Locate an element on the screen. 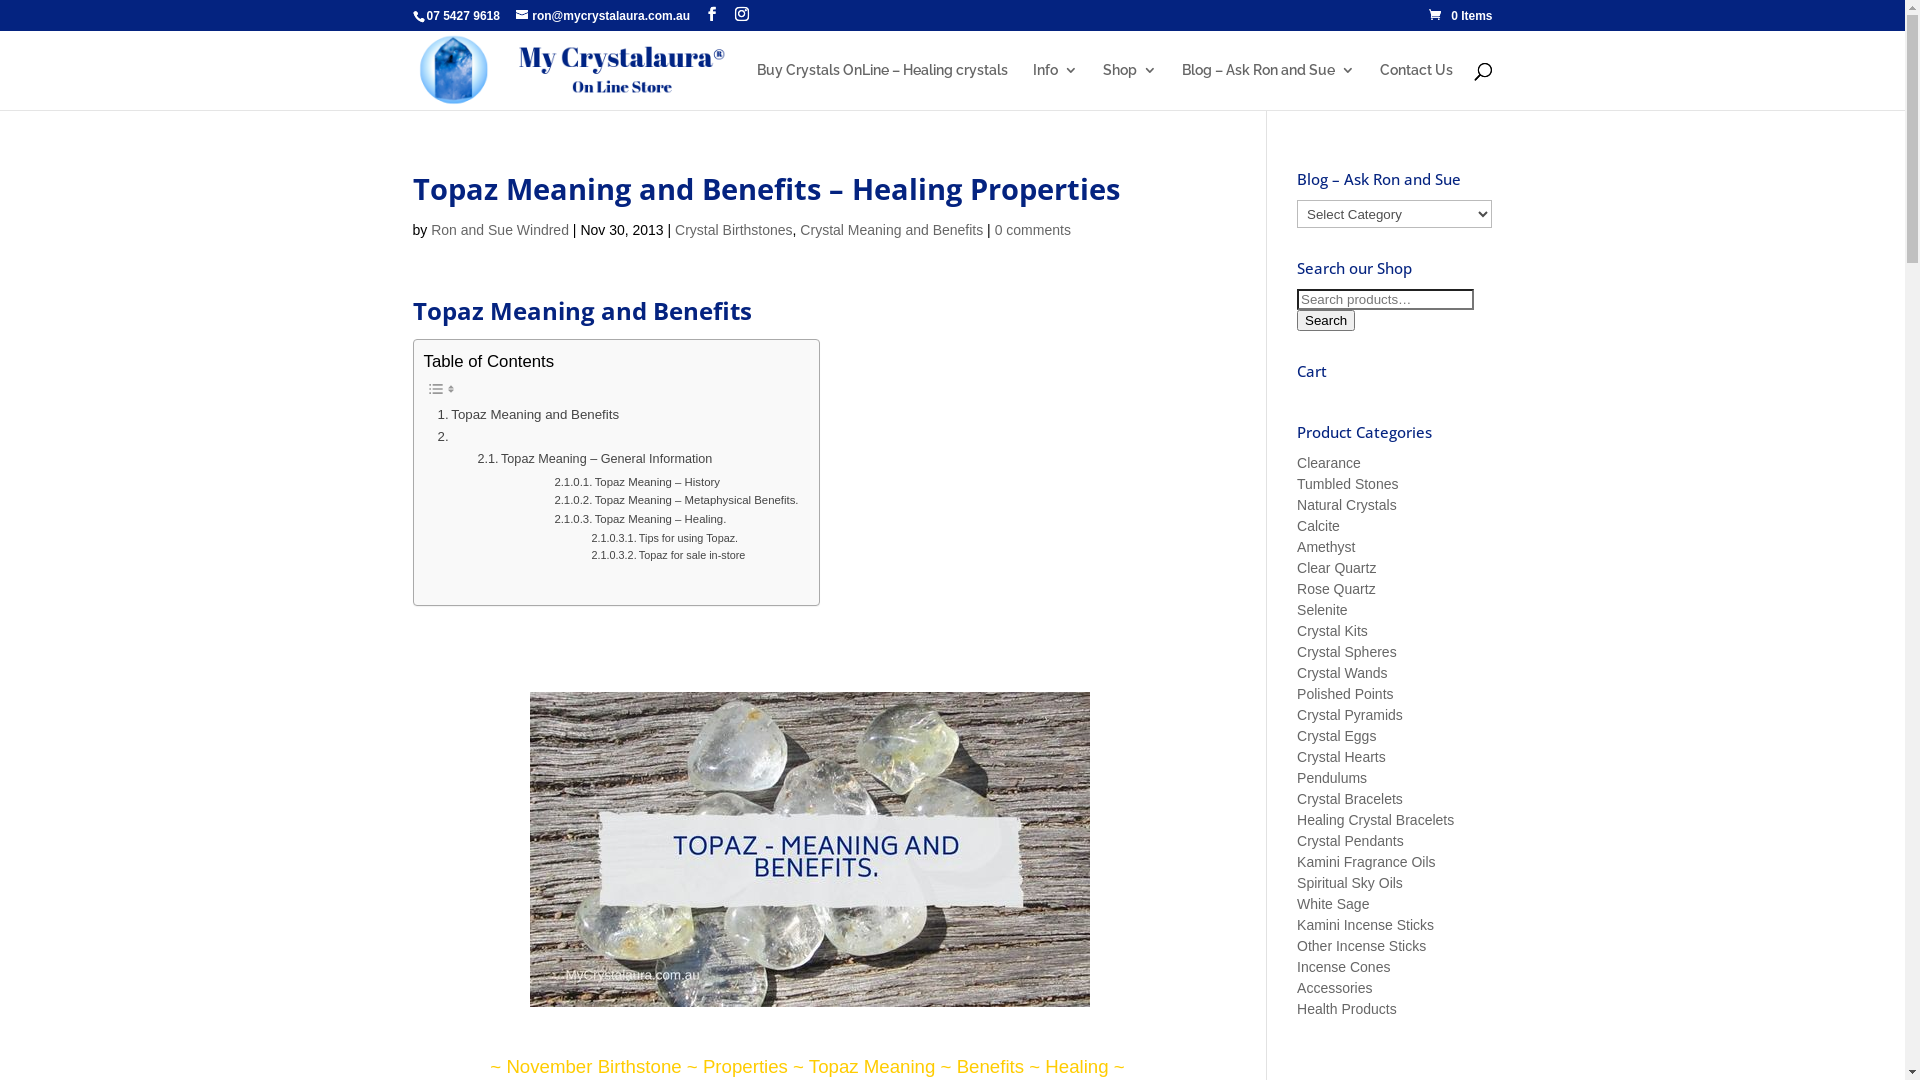 Image resolution: width=1920 pixels, height=1080 pixels. 'Other Incense Sticks' is located at coordinates (1296, 945).